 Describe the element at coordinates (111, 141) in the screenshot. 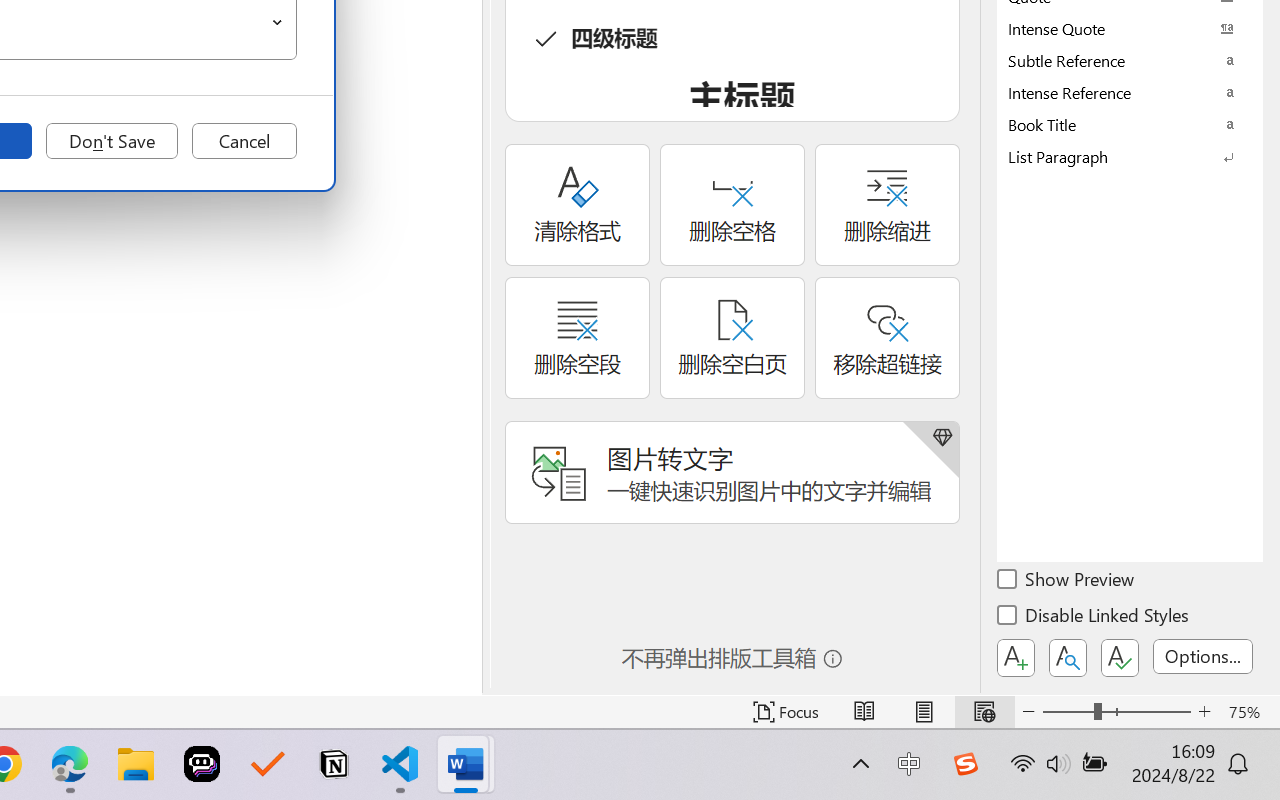

I see `'Don'` at that location.